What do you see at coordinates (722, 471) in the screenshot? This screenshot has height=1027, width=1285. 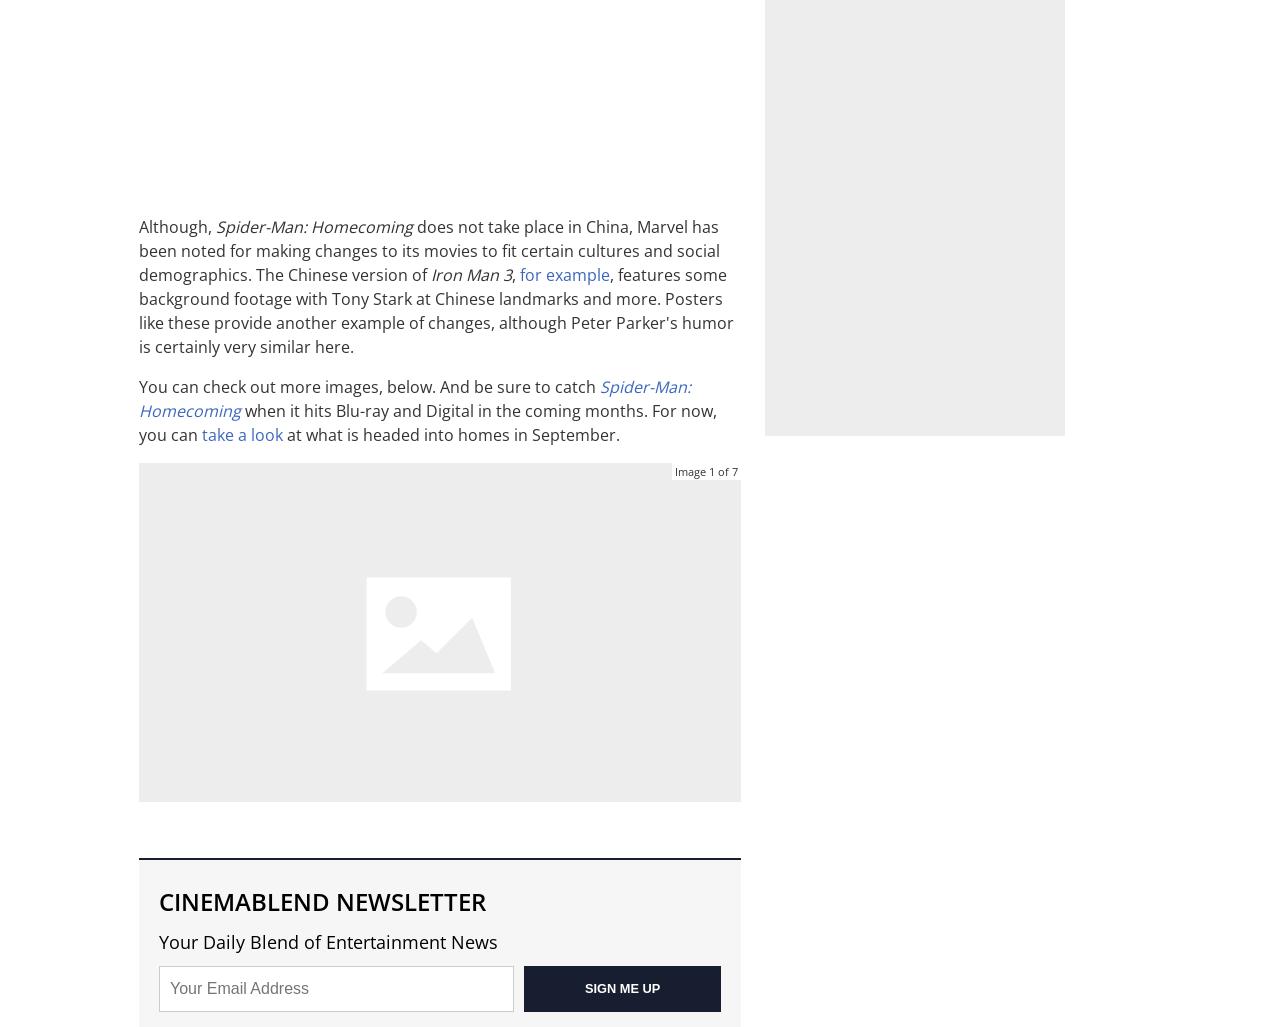 I see `'of'` at bounding box center [722, 471].